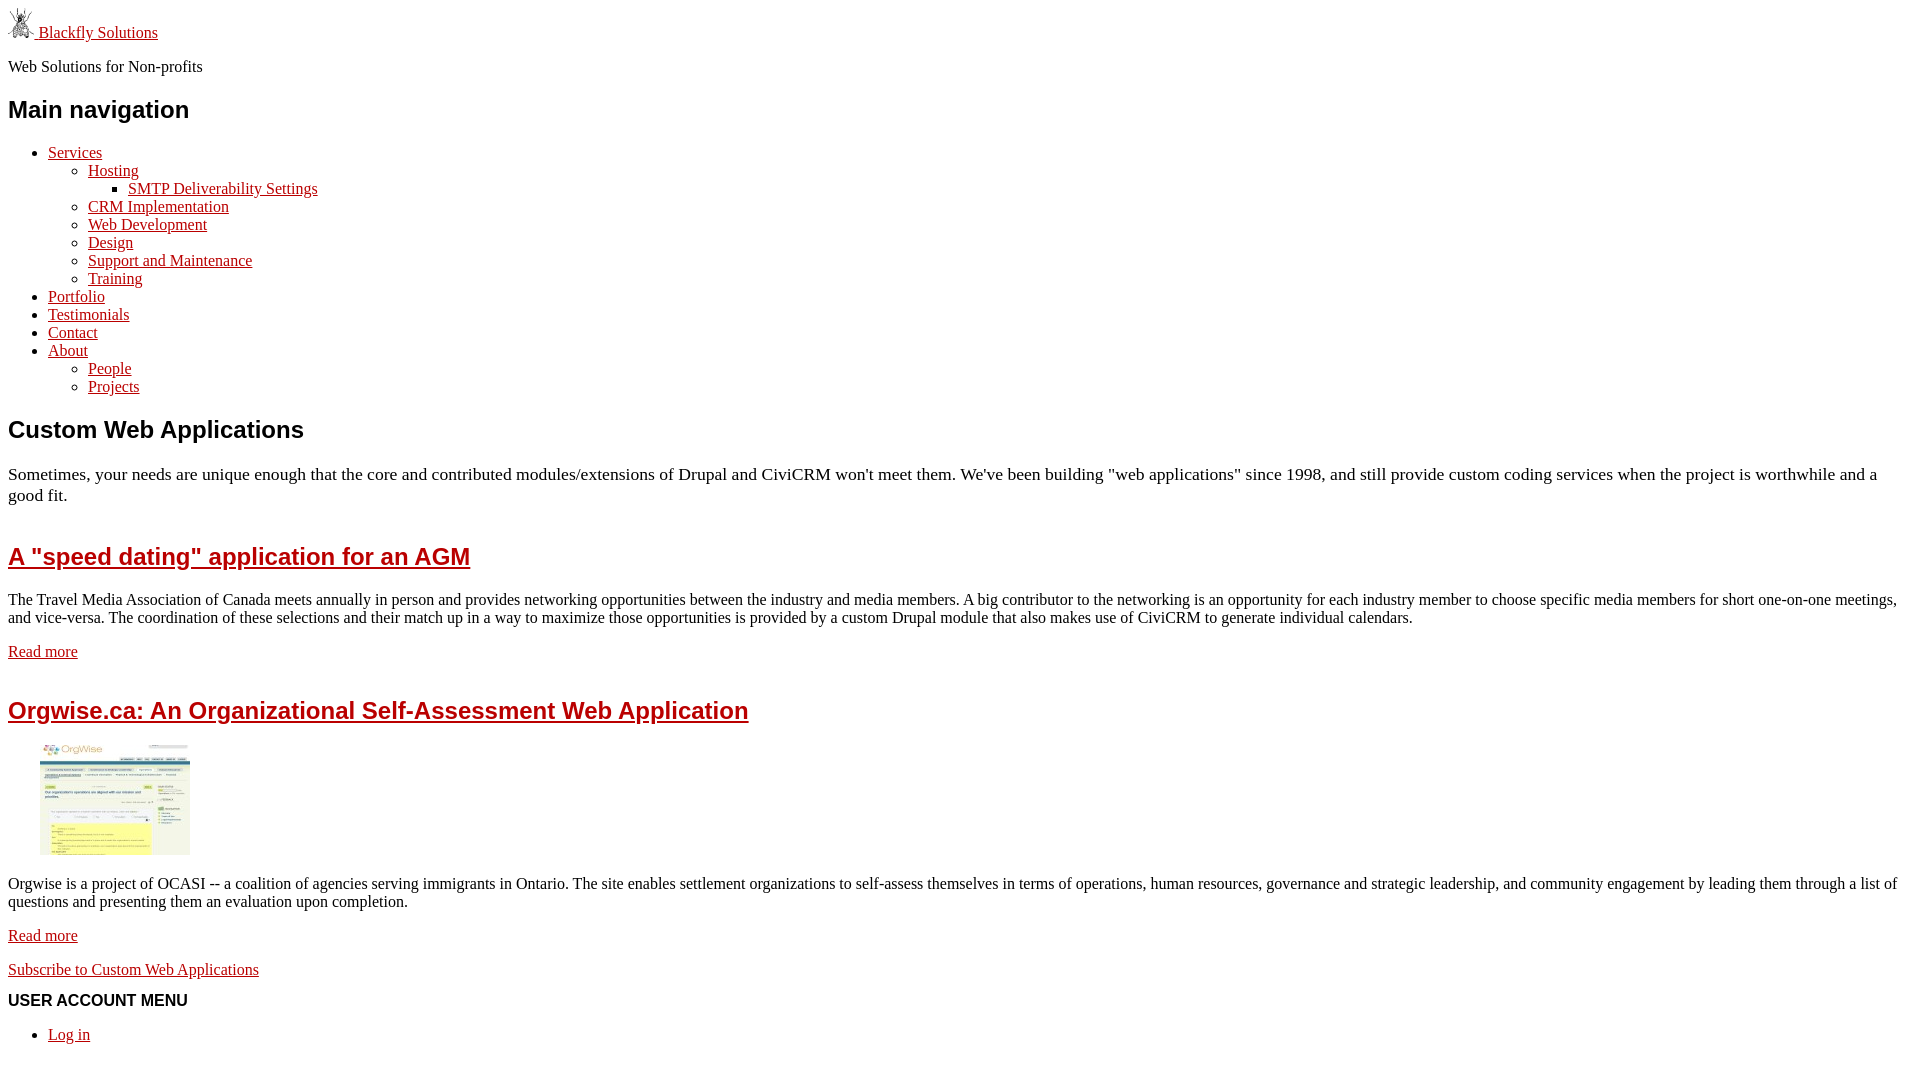 The image size is (1920, 1080). What do you see at coordinates (76, 296) in the screenshot?
I see `'Portfolio'` at bounding box center [76, 296].